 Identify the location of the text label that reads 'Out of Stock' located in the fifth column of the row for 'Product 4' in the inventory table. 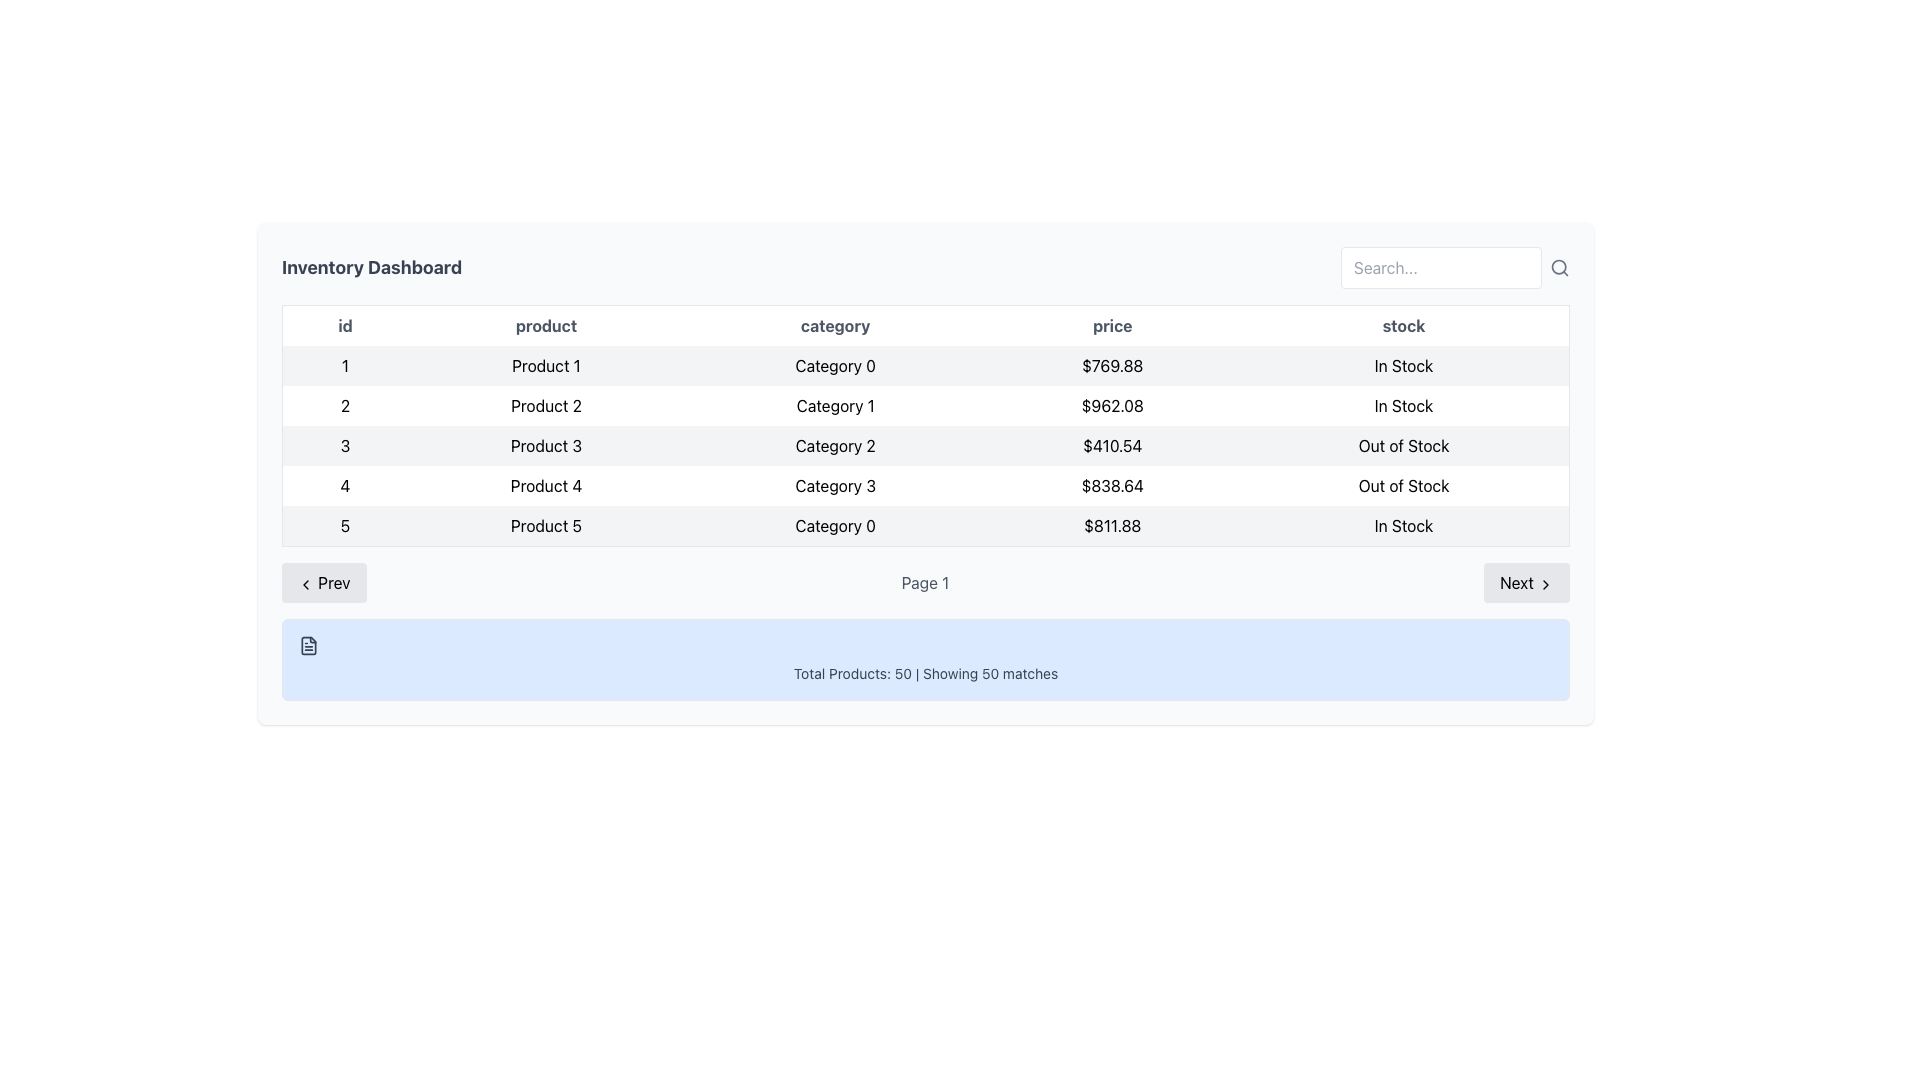
(1403, 486).